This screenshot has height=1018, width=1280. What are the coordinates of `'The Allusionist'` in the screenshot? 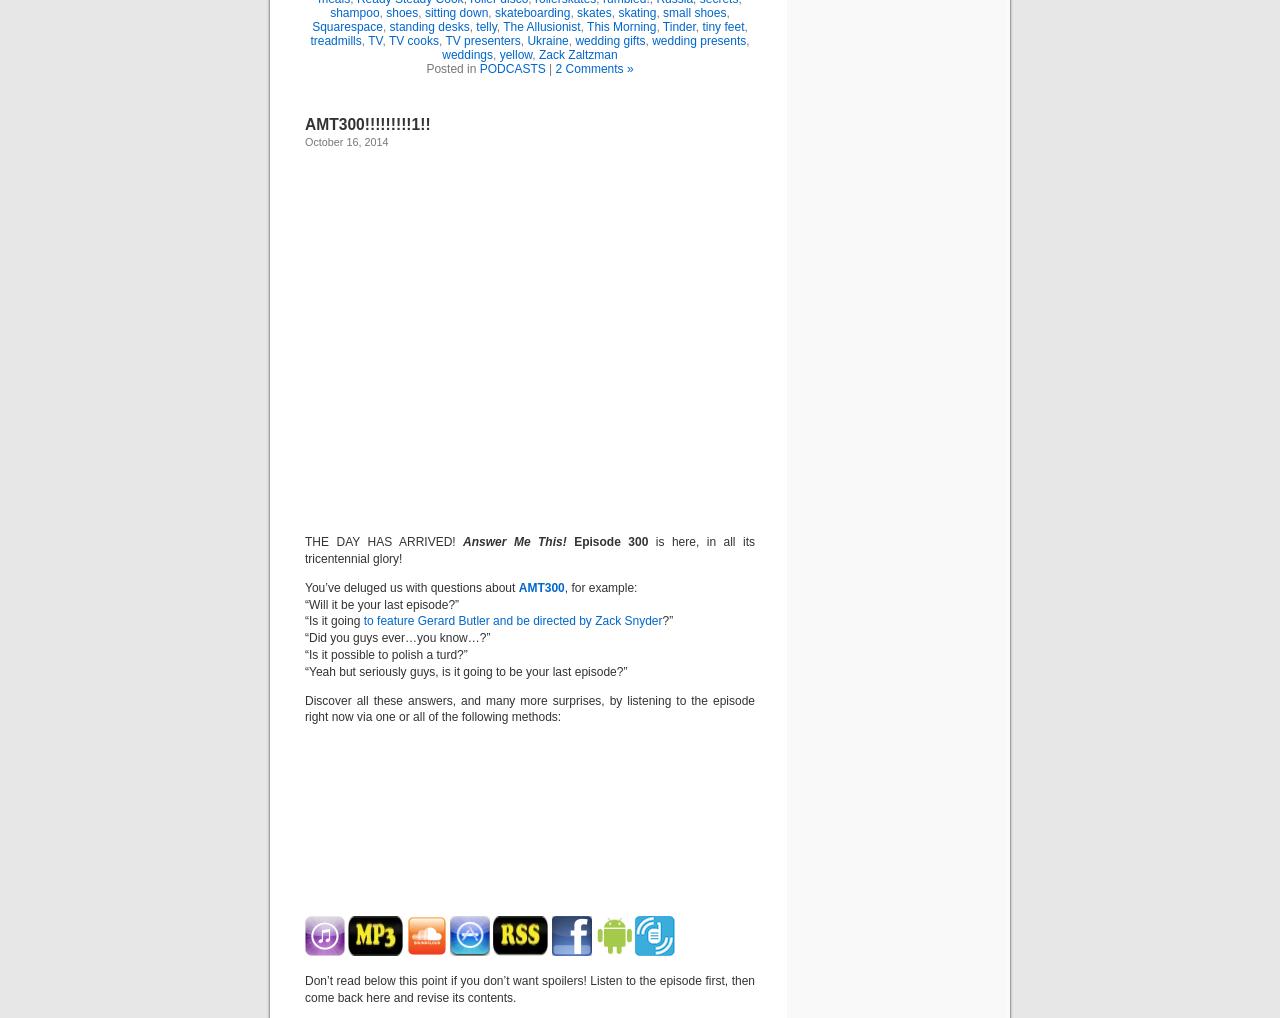 It's located at (541, 25).